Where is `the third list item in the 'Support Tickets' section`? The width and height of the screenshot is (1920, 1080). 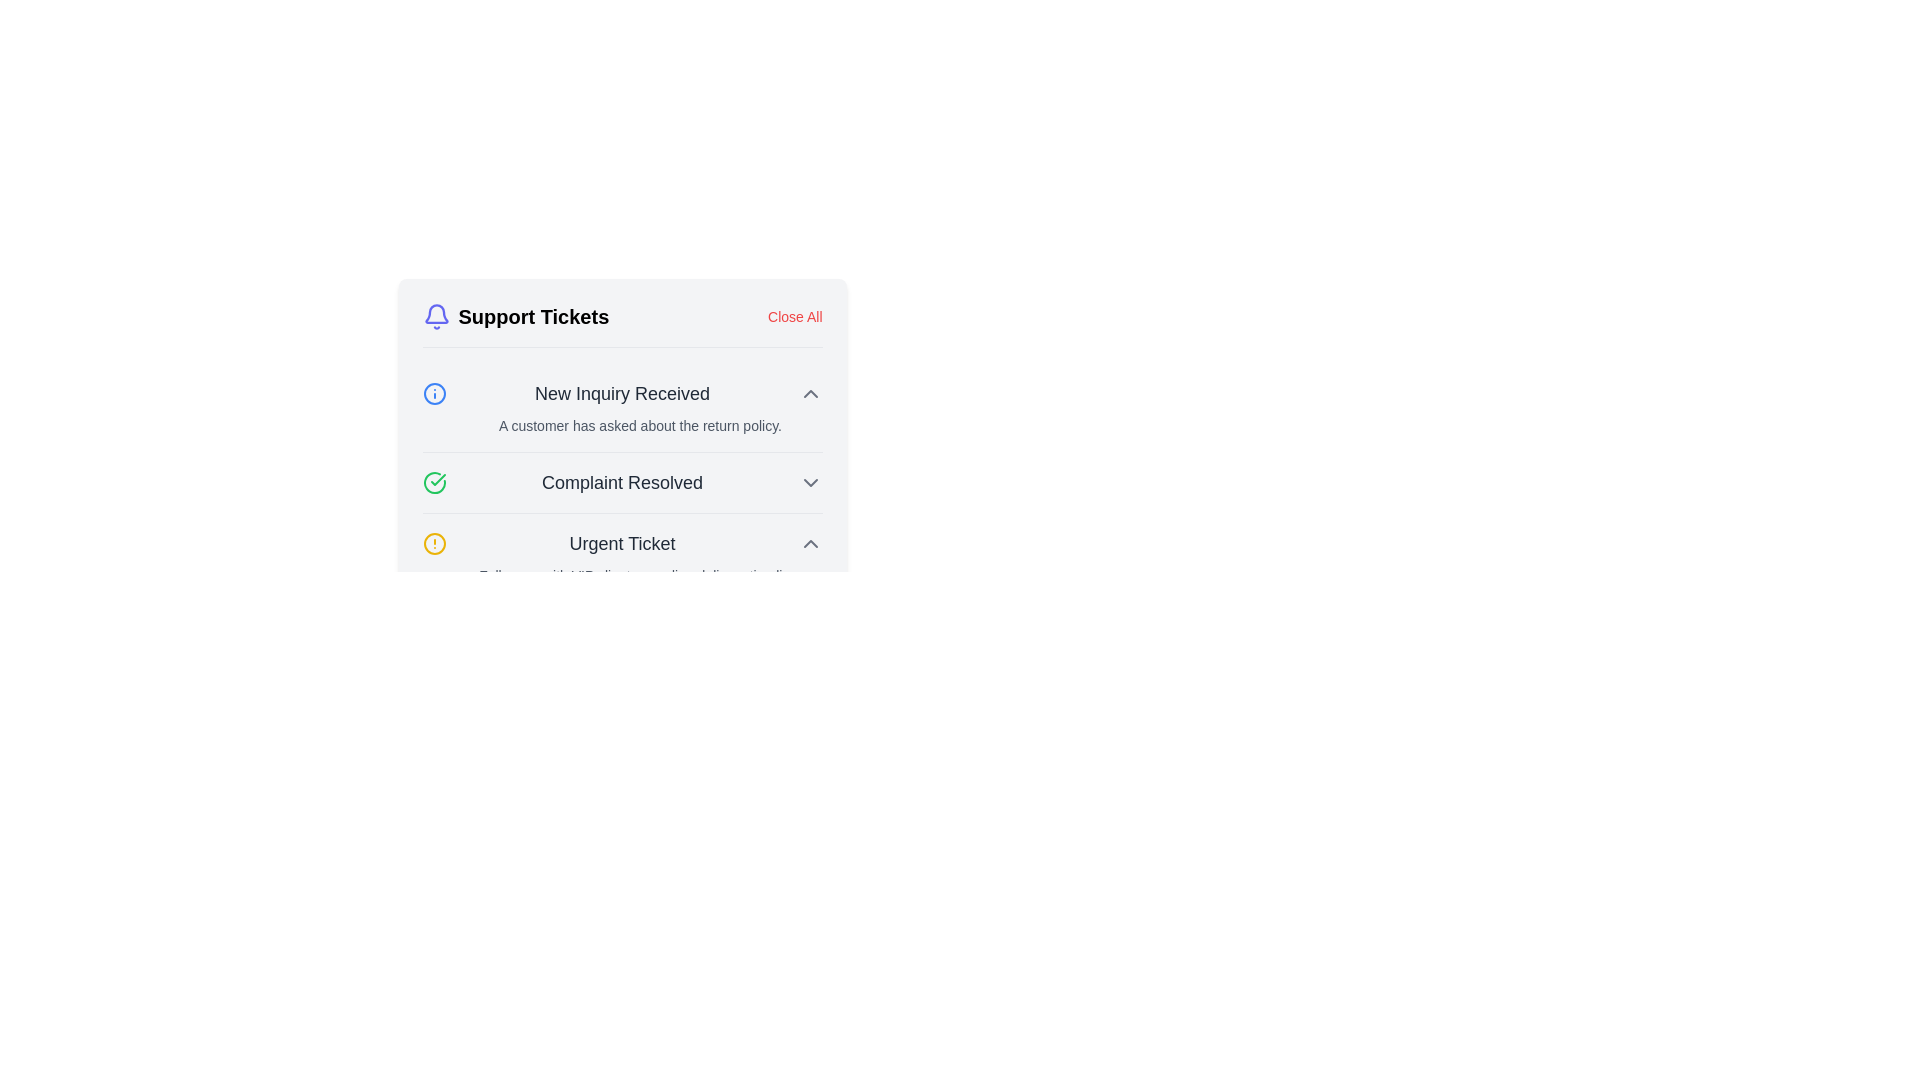
the third list item in the 'Support Tickets' section is located at coordinates (621, 557).